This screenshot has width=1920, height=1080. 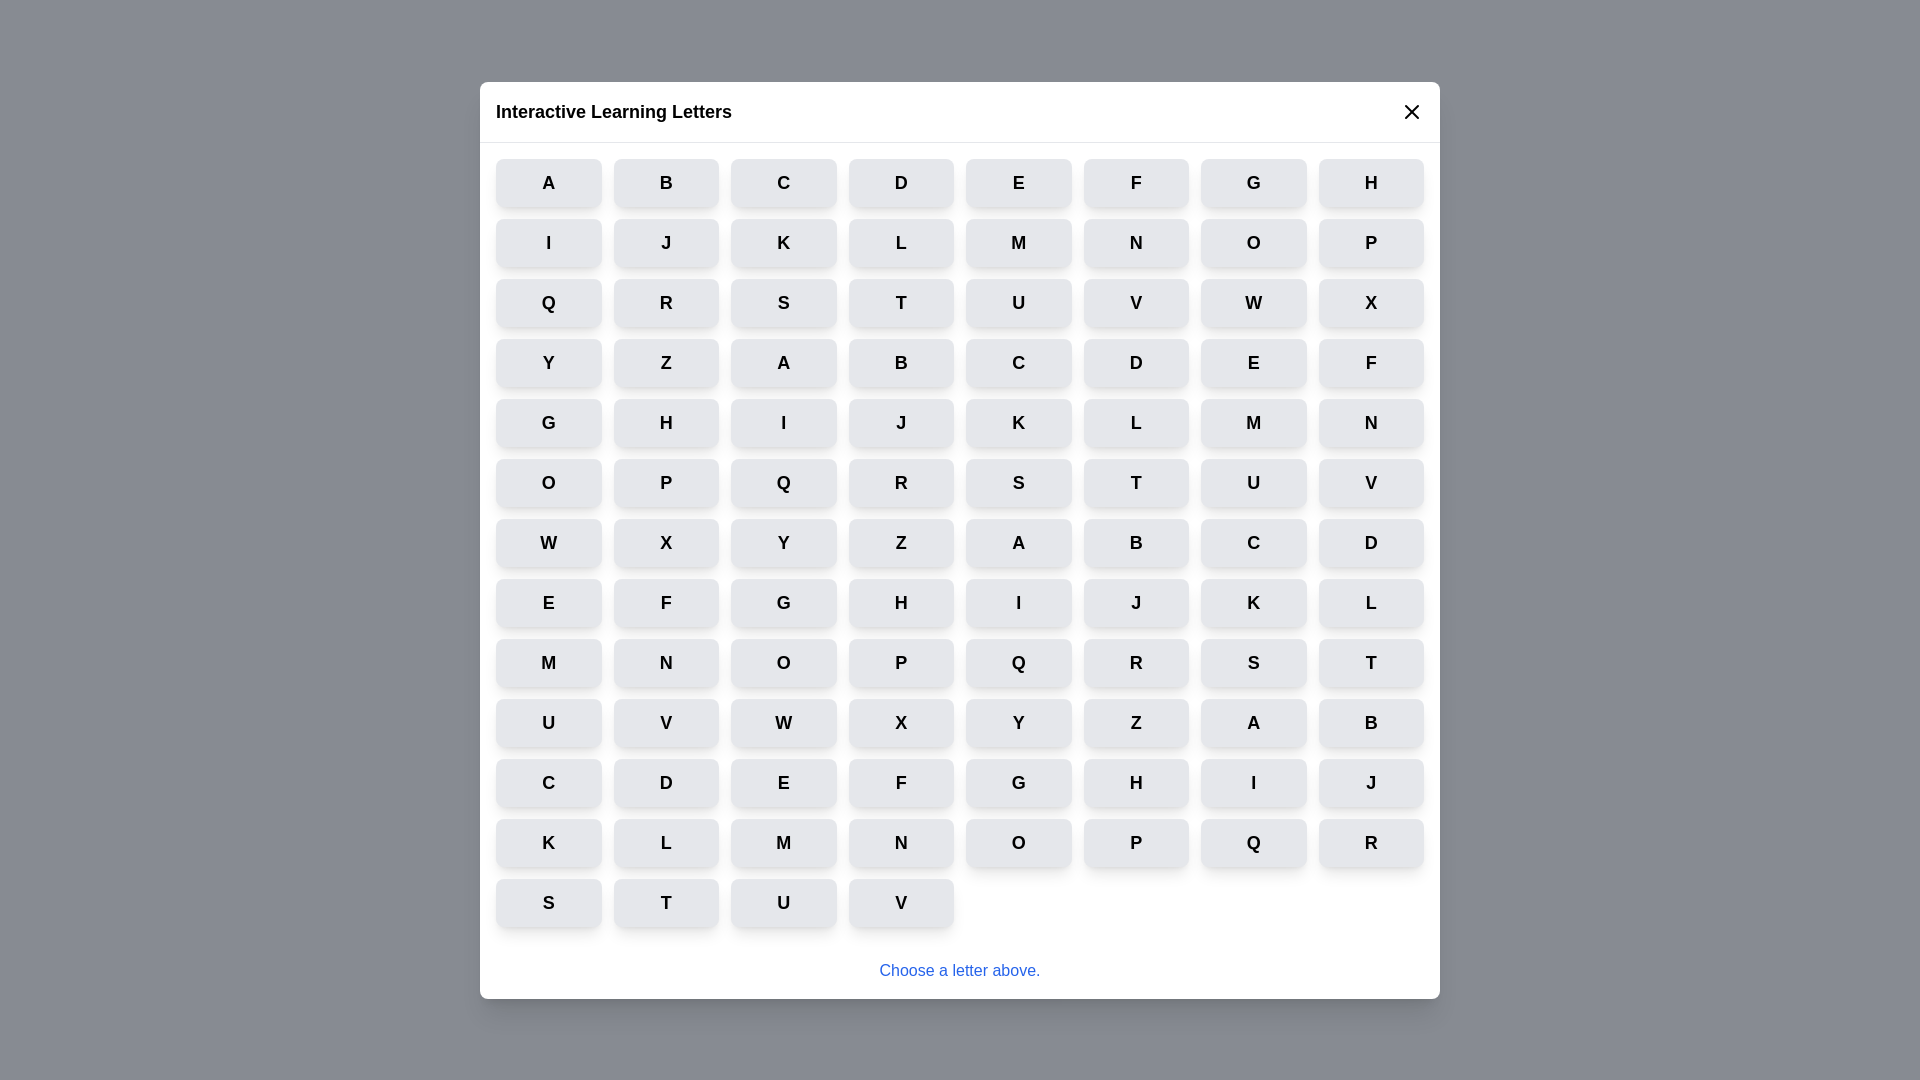 What do you see at coordinates (666, 182) in the screenshot?
I see `the letter button labeled B` at bounding box center [666, 182].